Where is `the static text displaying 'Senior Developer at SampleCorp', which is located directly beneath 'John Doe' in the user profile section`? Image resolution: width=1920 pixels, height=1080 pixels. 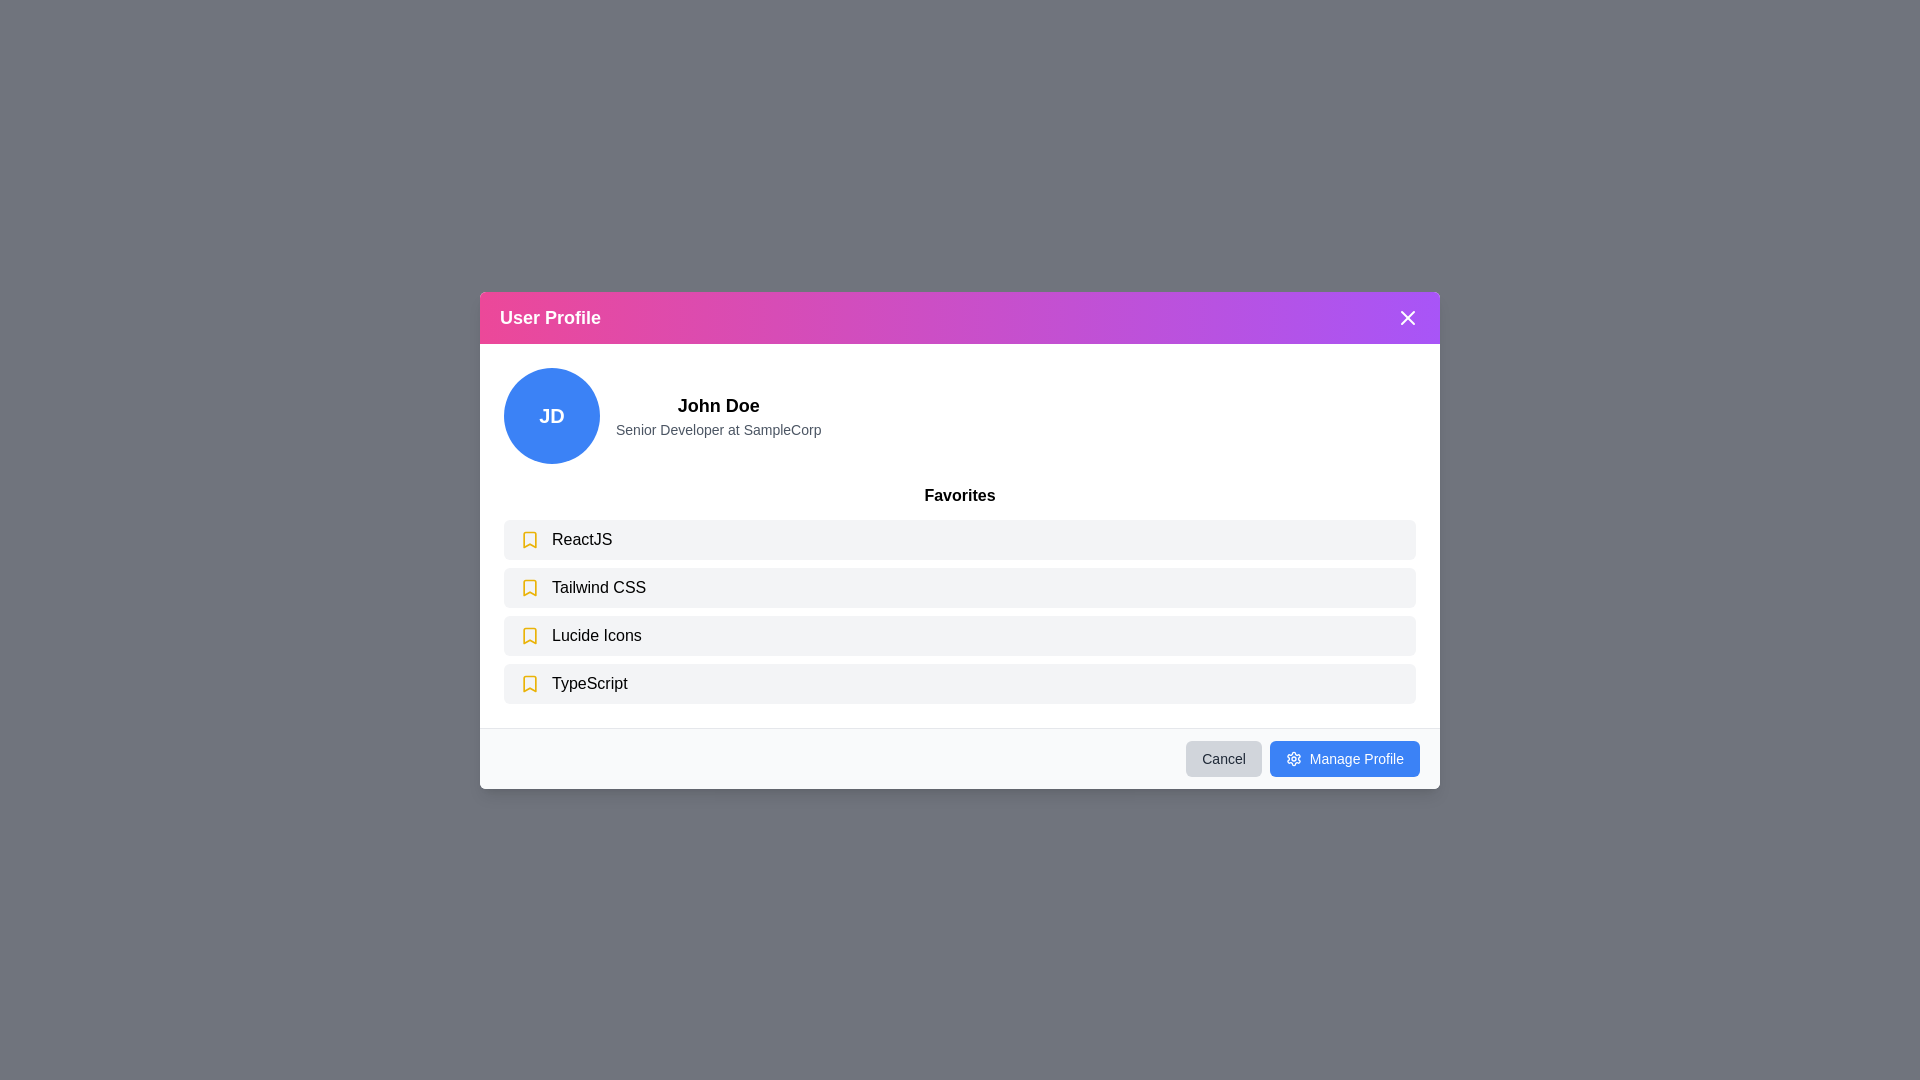
the static text displaying 'Senior Developer at SampleCorp', which is located directly beneath 'John Doe' in the user profile section is located at coordinates (718, 428).